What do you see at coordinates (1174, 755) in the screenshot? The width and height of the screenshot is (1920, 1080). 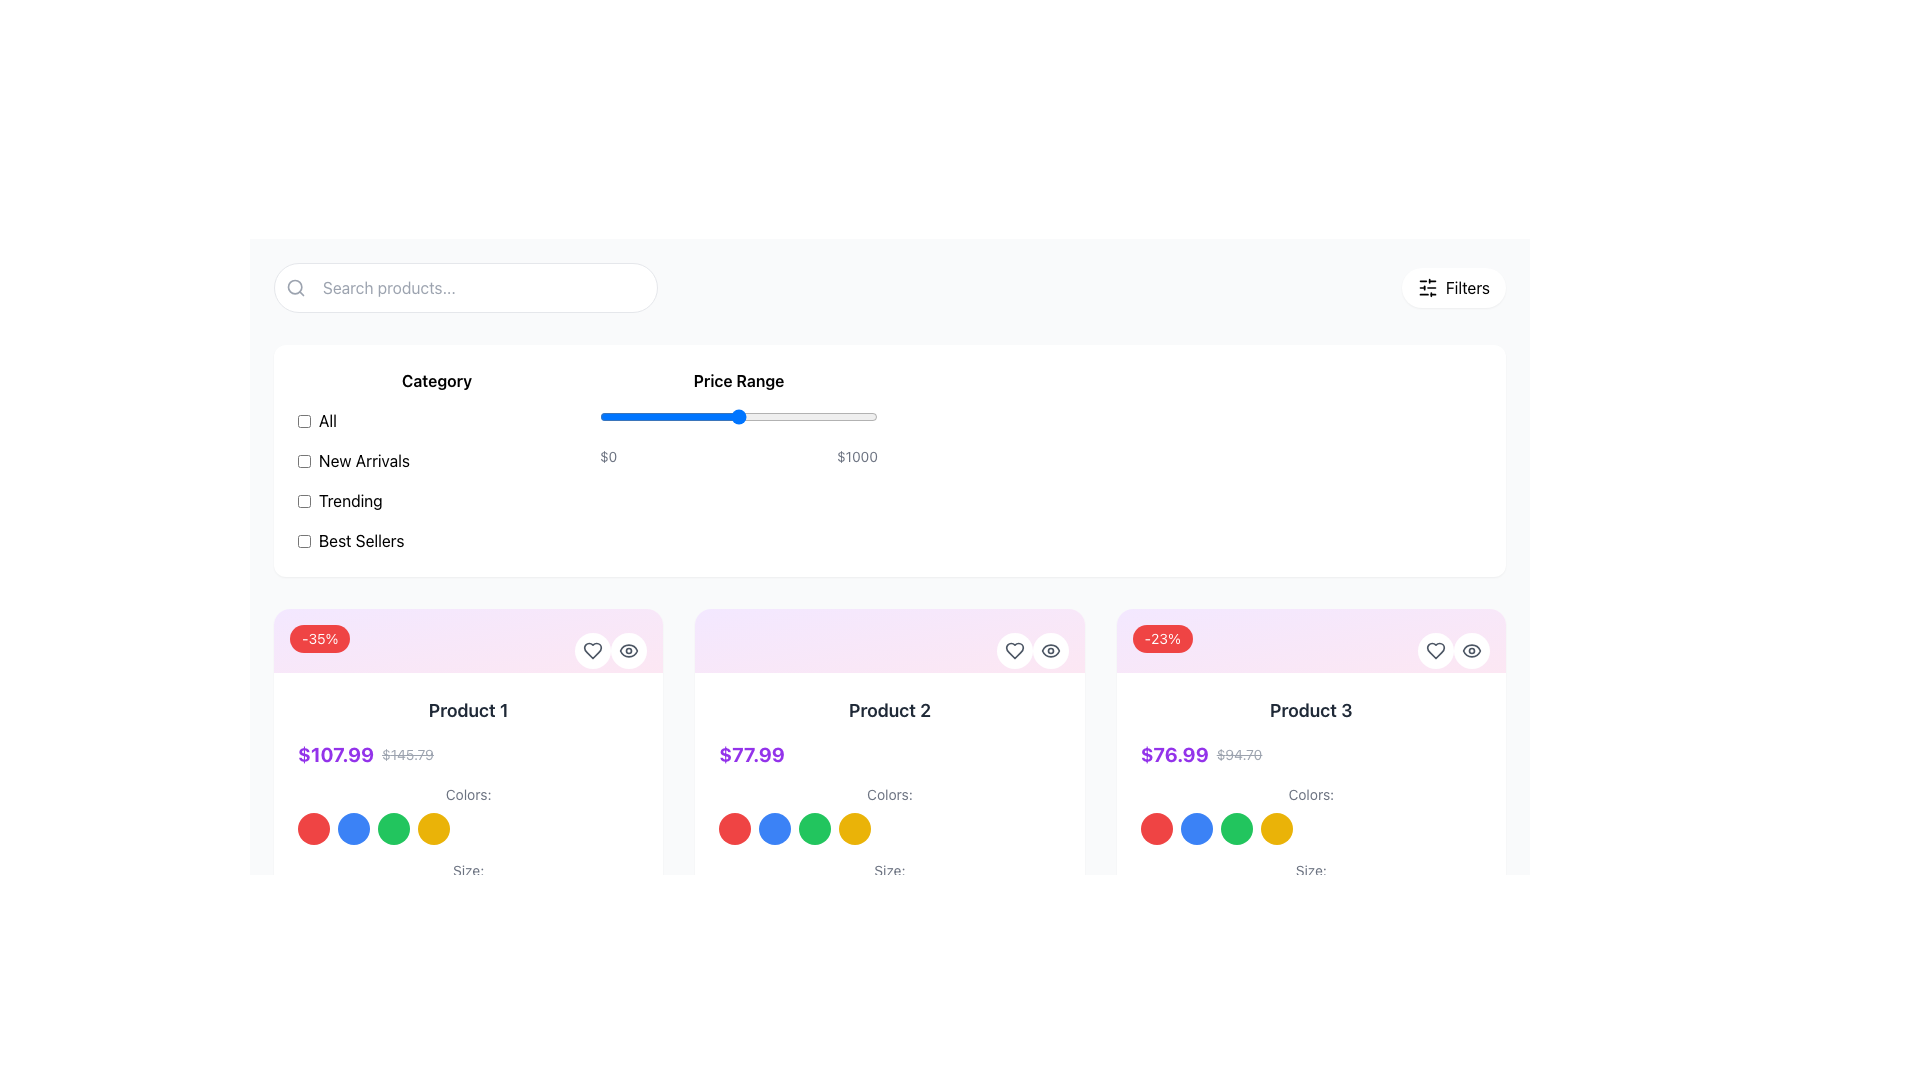 I see `the prominently styled price text display for 'Product 3', which is bold and purple in color, located centrally under the product title` at bounding box center [1174, 755].